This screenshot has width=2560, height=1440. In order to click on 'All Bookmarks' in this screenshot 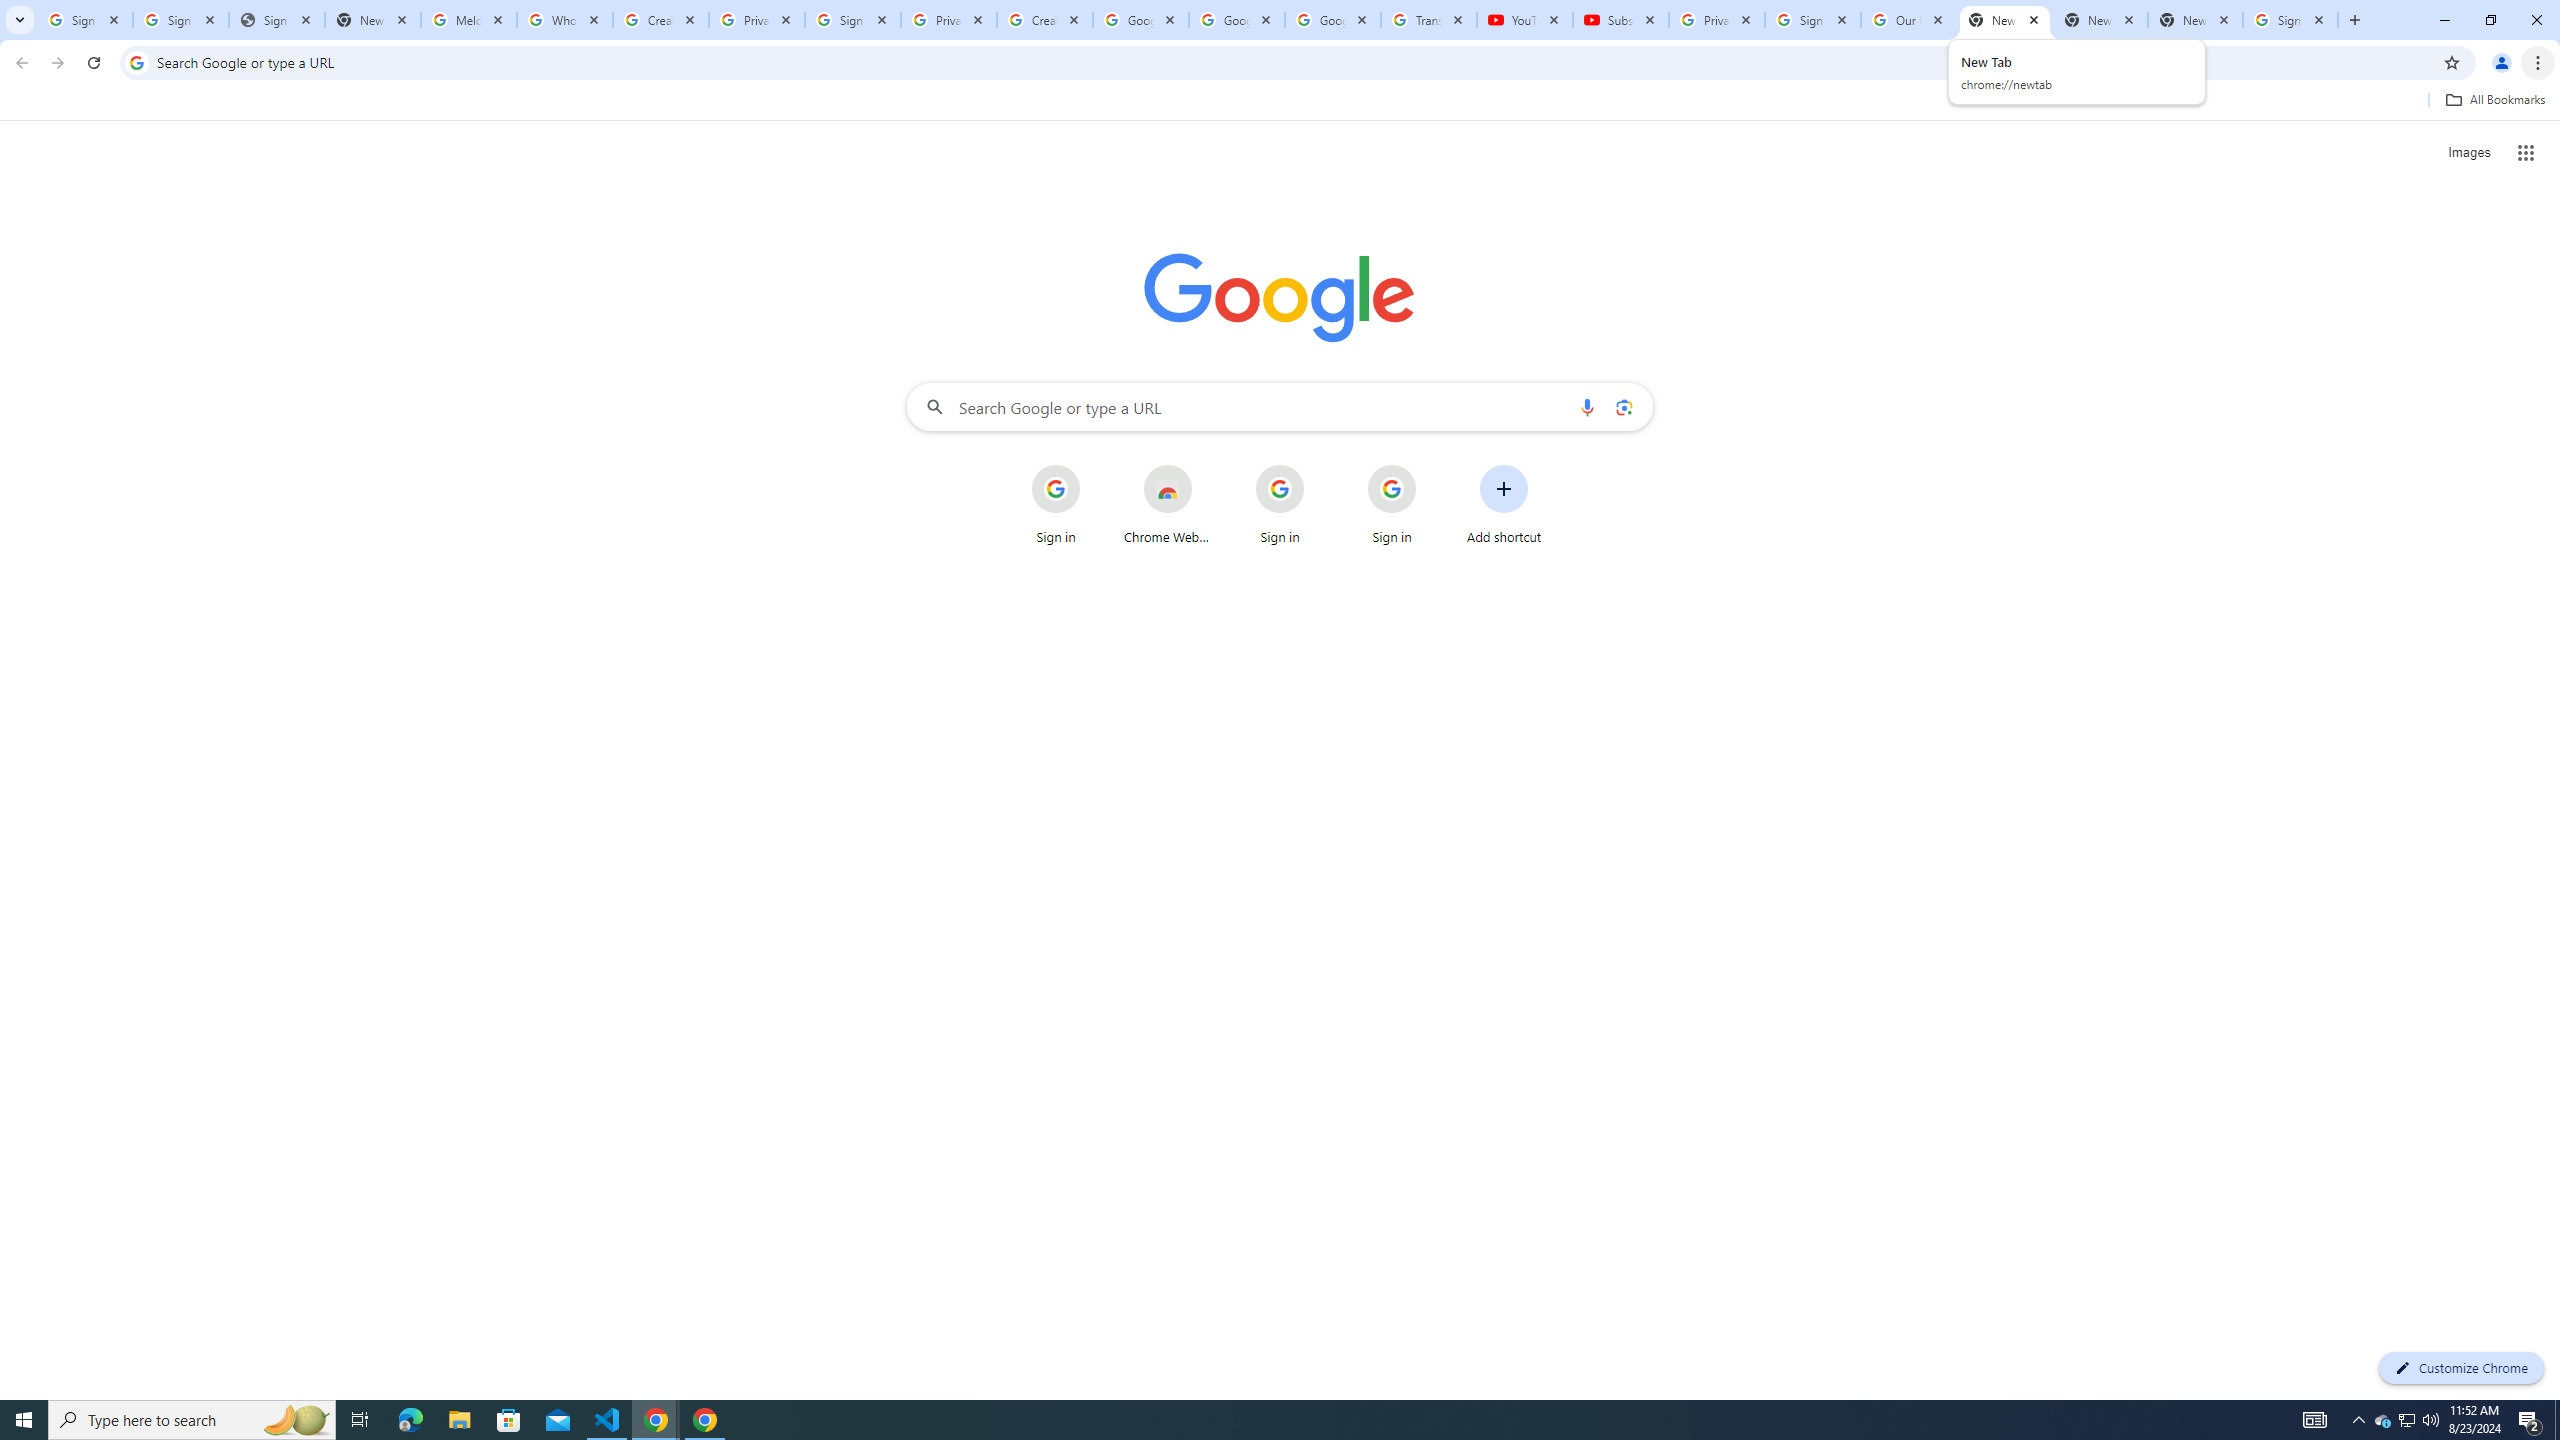, I will do `click(2494, 99)`.